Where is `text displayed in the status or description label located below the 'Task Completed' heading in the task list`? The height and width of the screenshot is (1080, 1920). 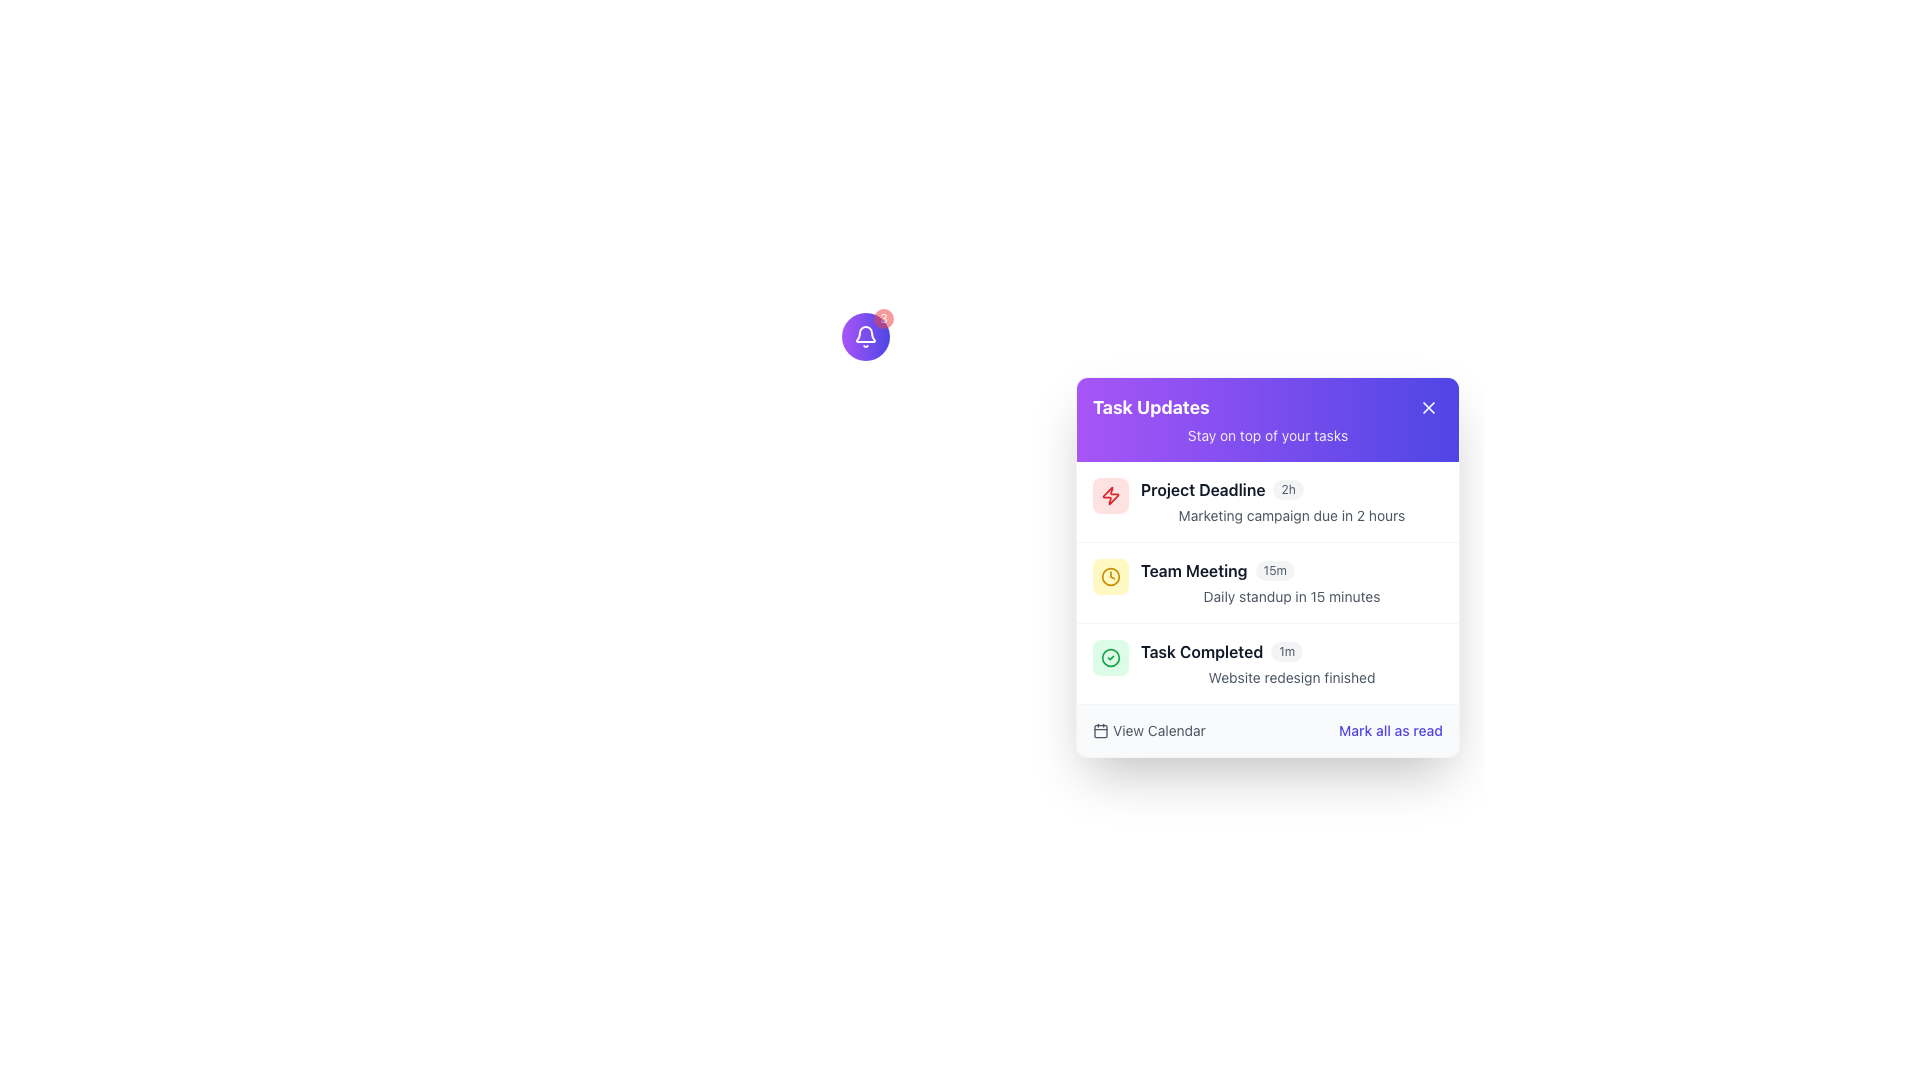
text displayed in the status or description label located below the 'Task Completed' heading in the task list is located at coordinates (1291, 677).